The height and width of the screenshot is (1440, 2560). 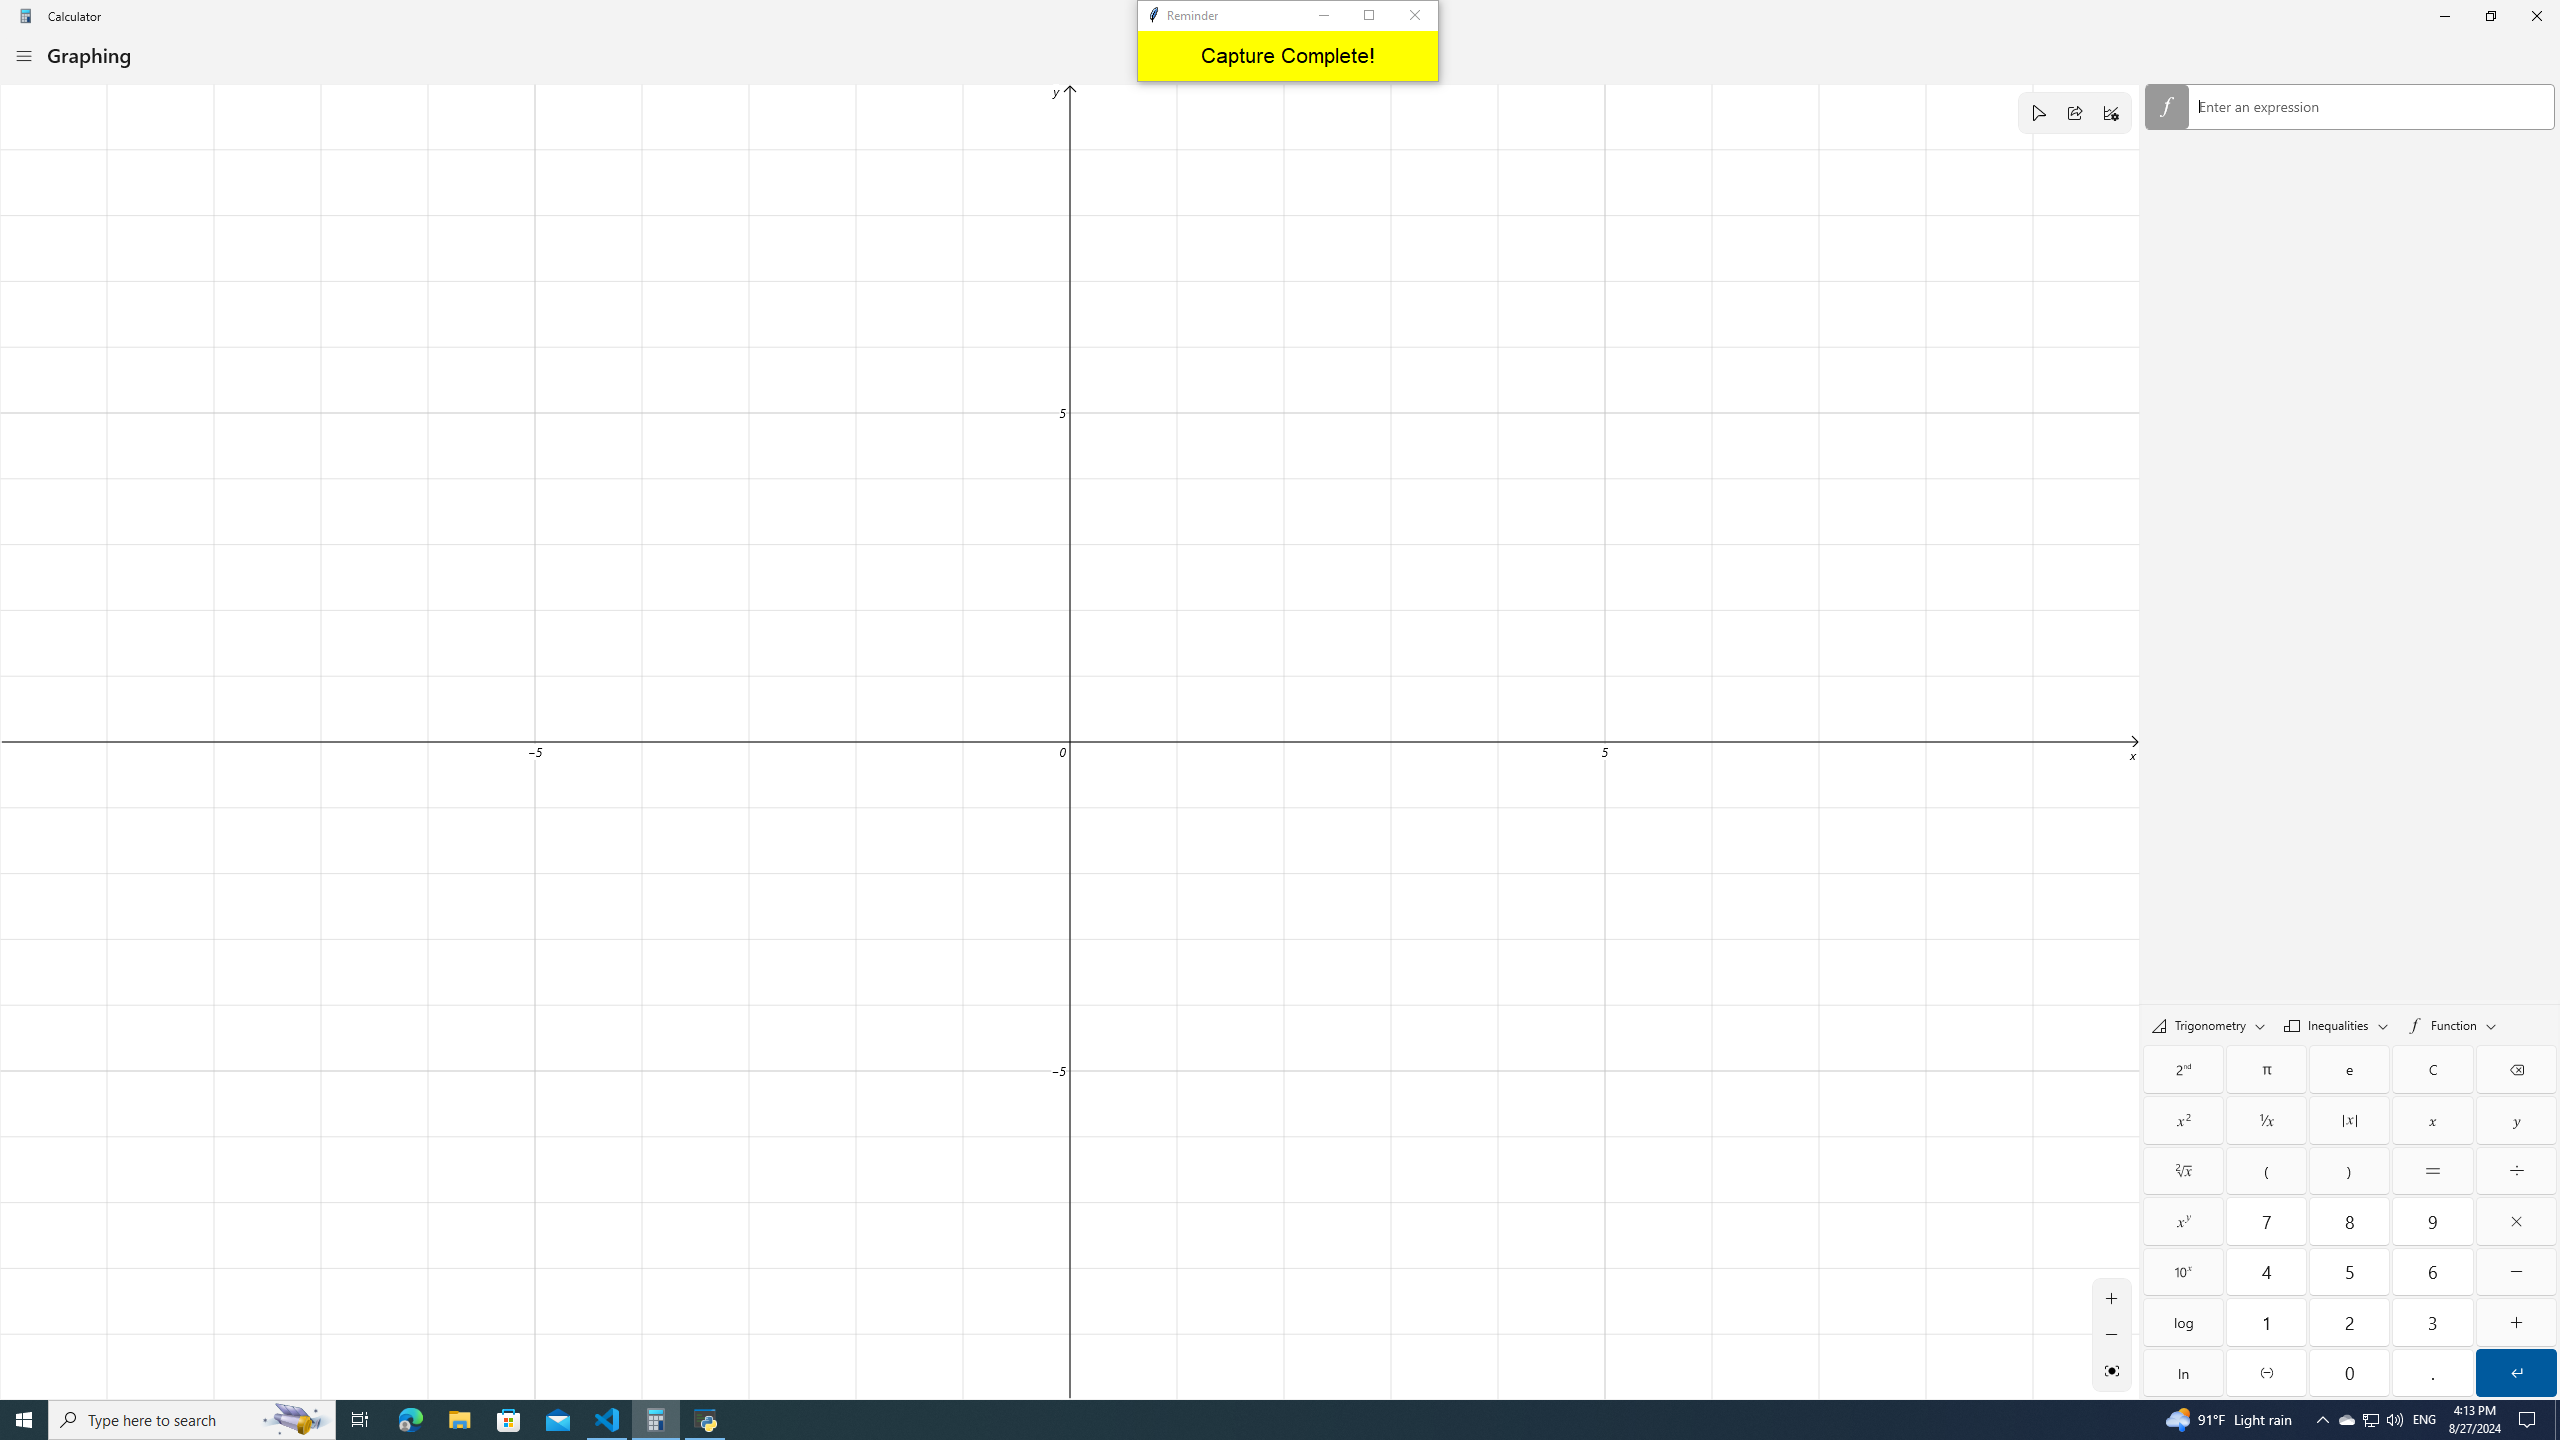 What do you see at coordinates (2266, 1119) in the screenshot?
I see `'Reciprocal'` at bounding box center [2266, 1119].